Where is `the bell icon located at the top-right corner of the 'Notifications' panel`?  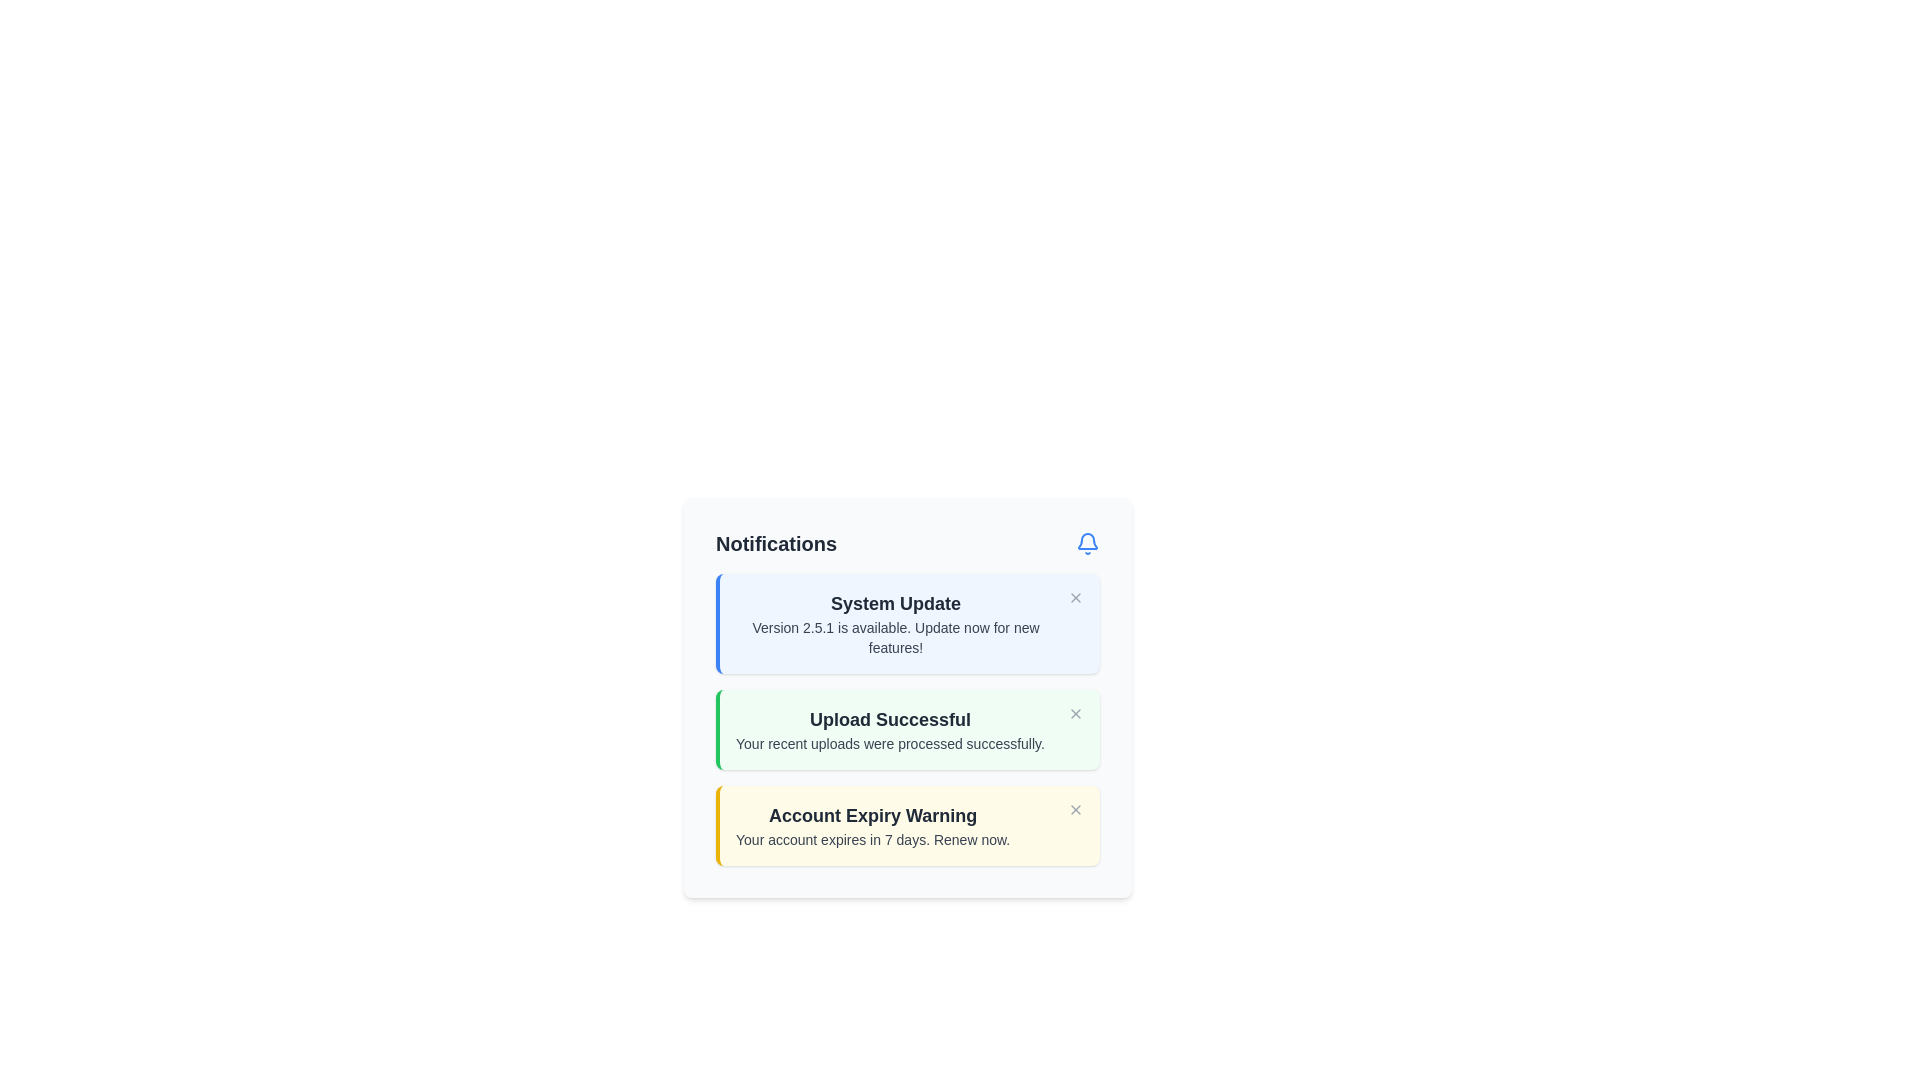
the bell icon located at the top-right corner of the 'Notifications' panel is located at coordinates (1087, 541).